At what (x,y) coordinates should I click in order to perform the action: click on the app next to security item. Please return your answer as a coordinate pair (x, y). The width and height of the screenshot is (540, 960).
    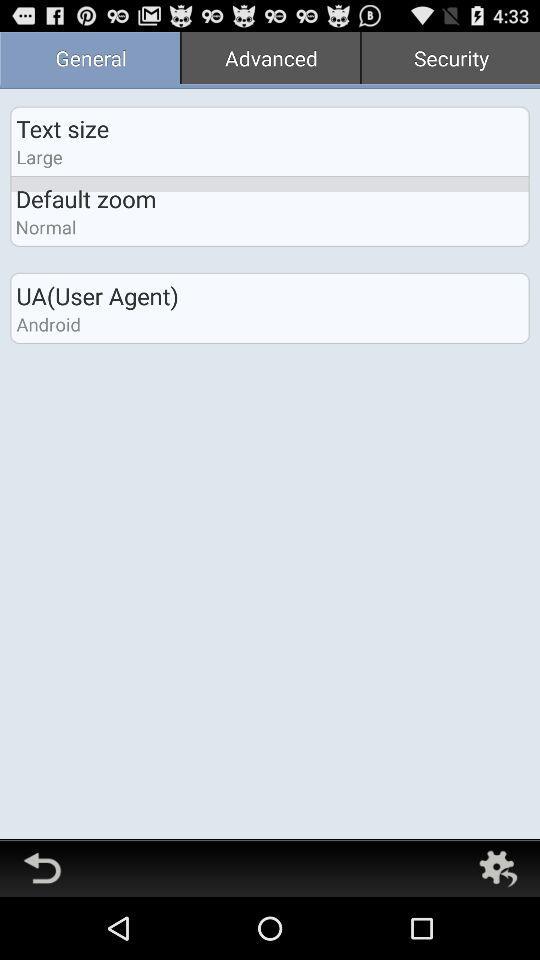
    Looking at the image, I should click on (270, 59).